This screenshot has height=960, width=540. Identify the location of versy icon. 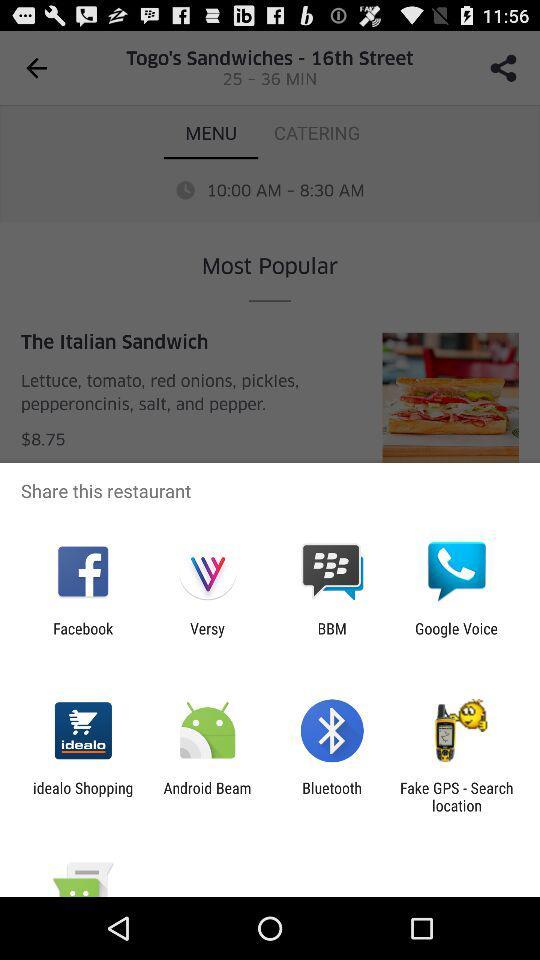
(206, 636).